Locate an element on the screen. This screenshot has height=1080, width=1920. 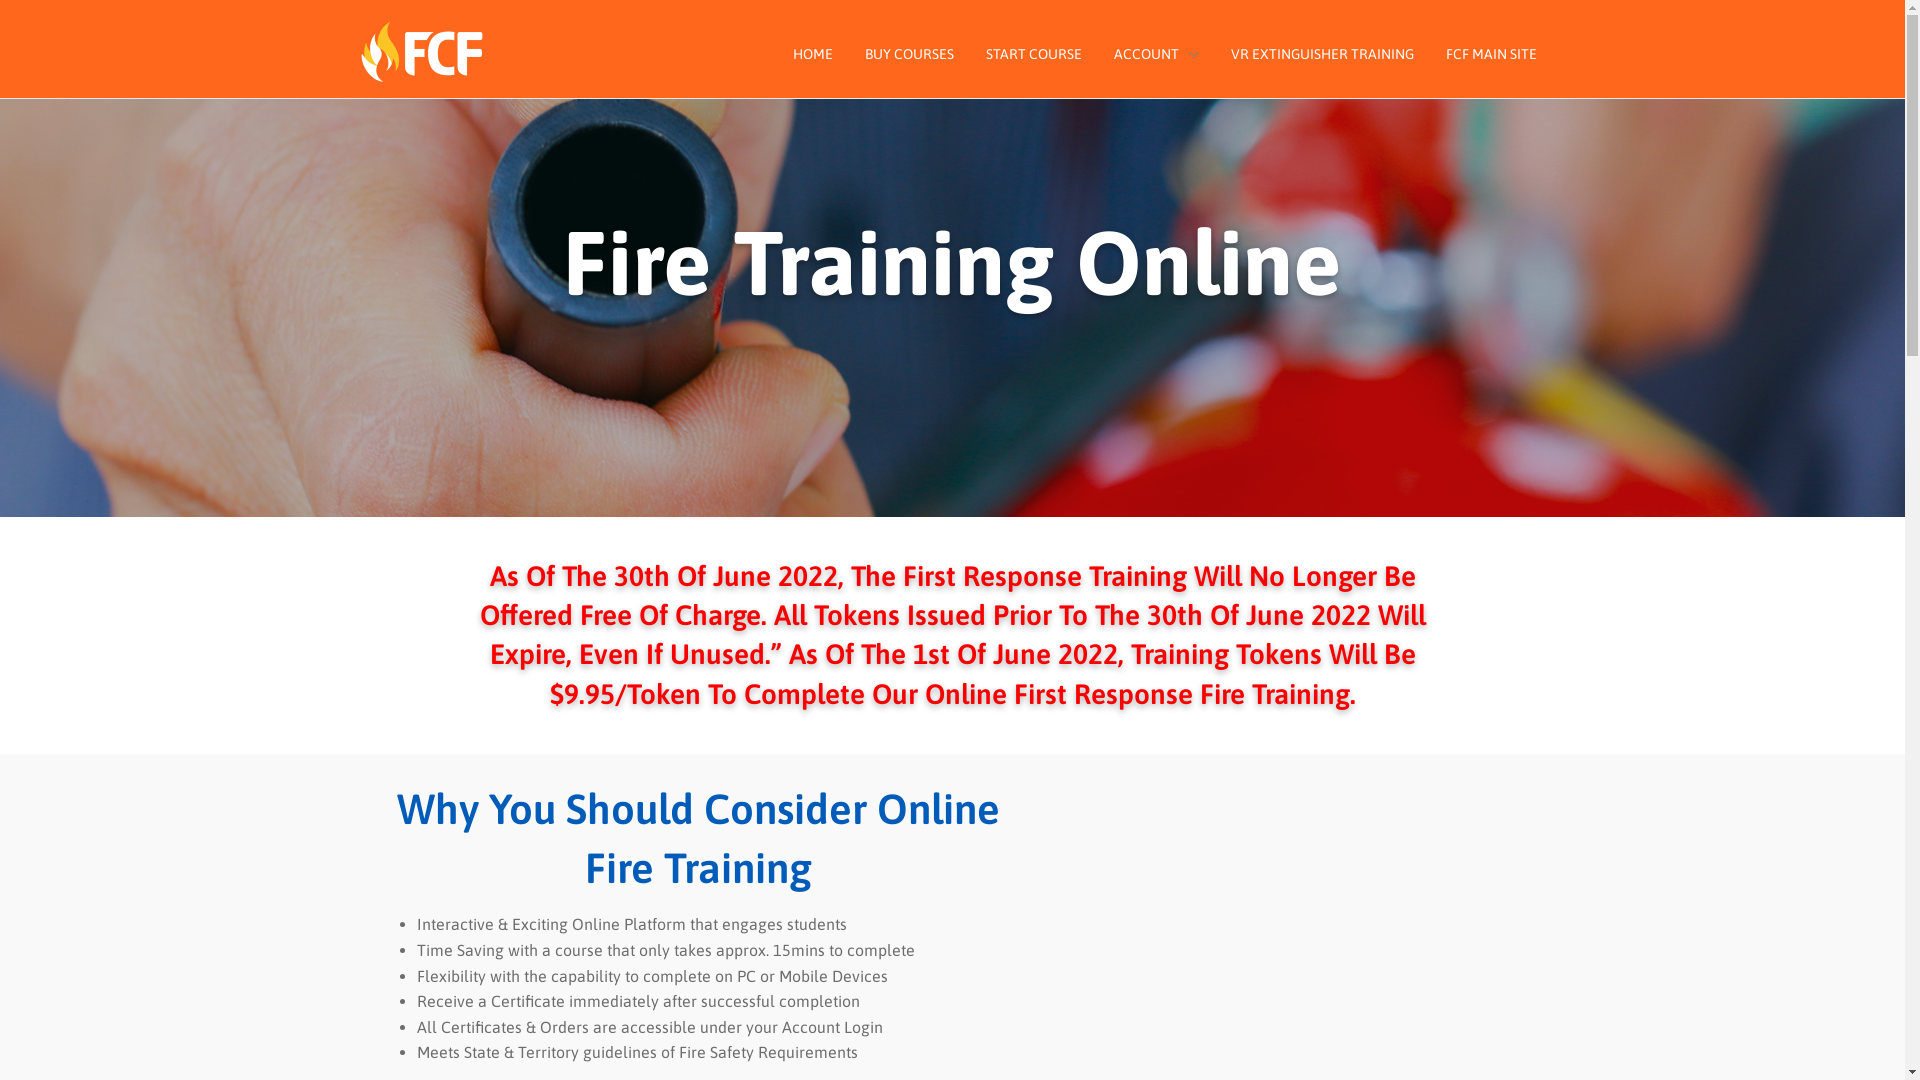
'HOME' is located at coordinates (811, 52).